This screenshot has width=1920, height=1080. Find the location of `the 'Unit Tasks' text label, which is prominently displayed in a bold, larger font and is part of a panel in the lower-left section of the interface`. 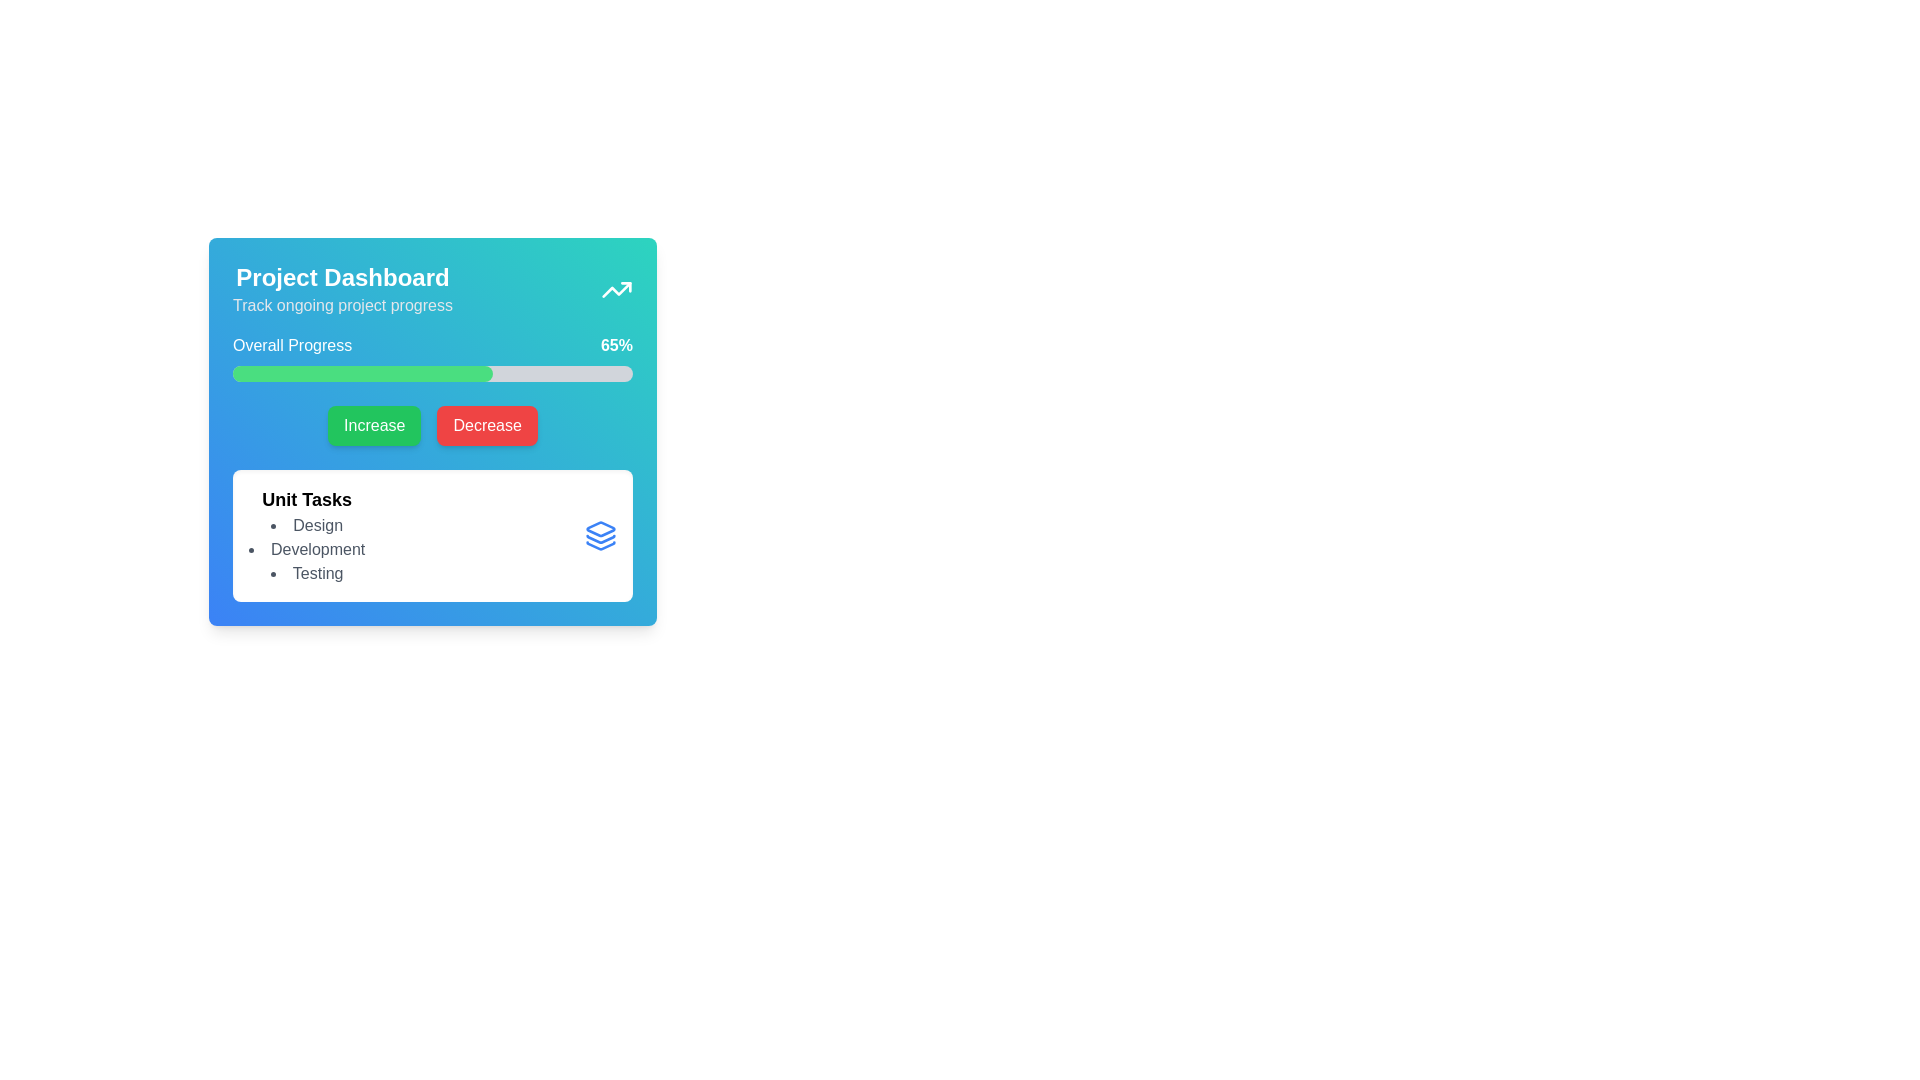

the 'Unit Tasks' text label, which is prominently displayed in a bold, larger font and is part of a panel in the lower-left section of the interface is located at coordinates (306, 499).